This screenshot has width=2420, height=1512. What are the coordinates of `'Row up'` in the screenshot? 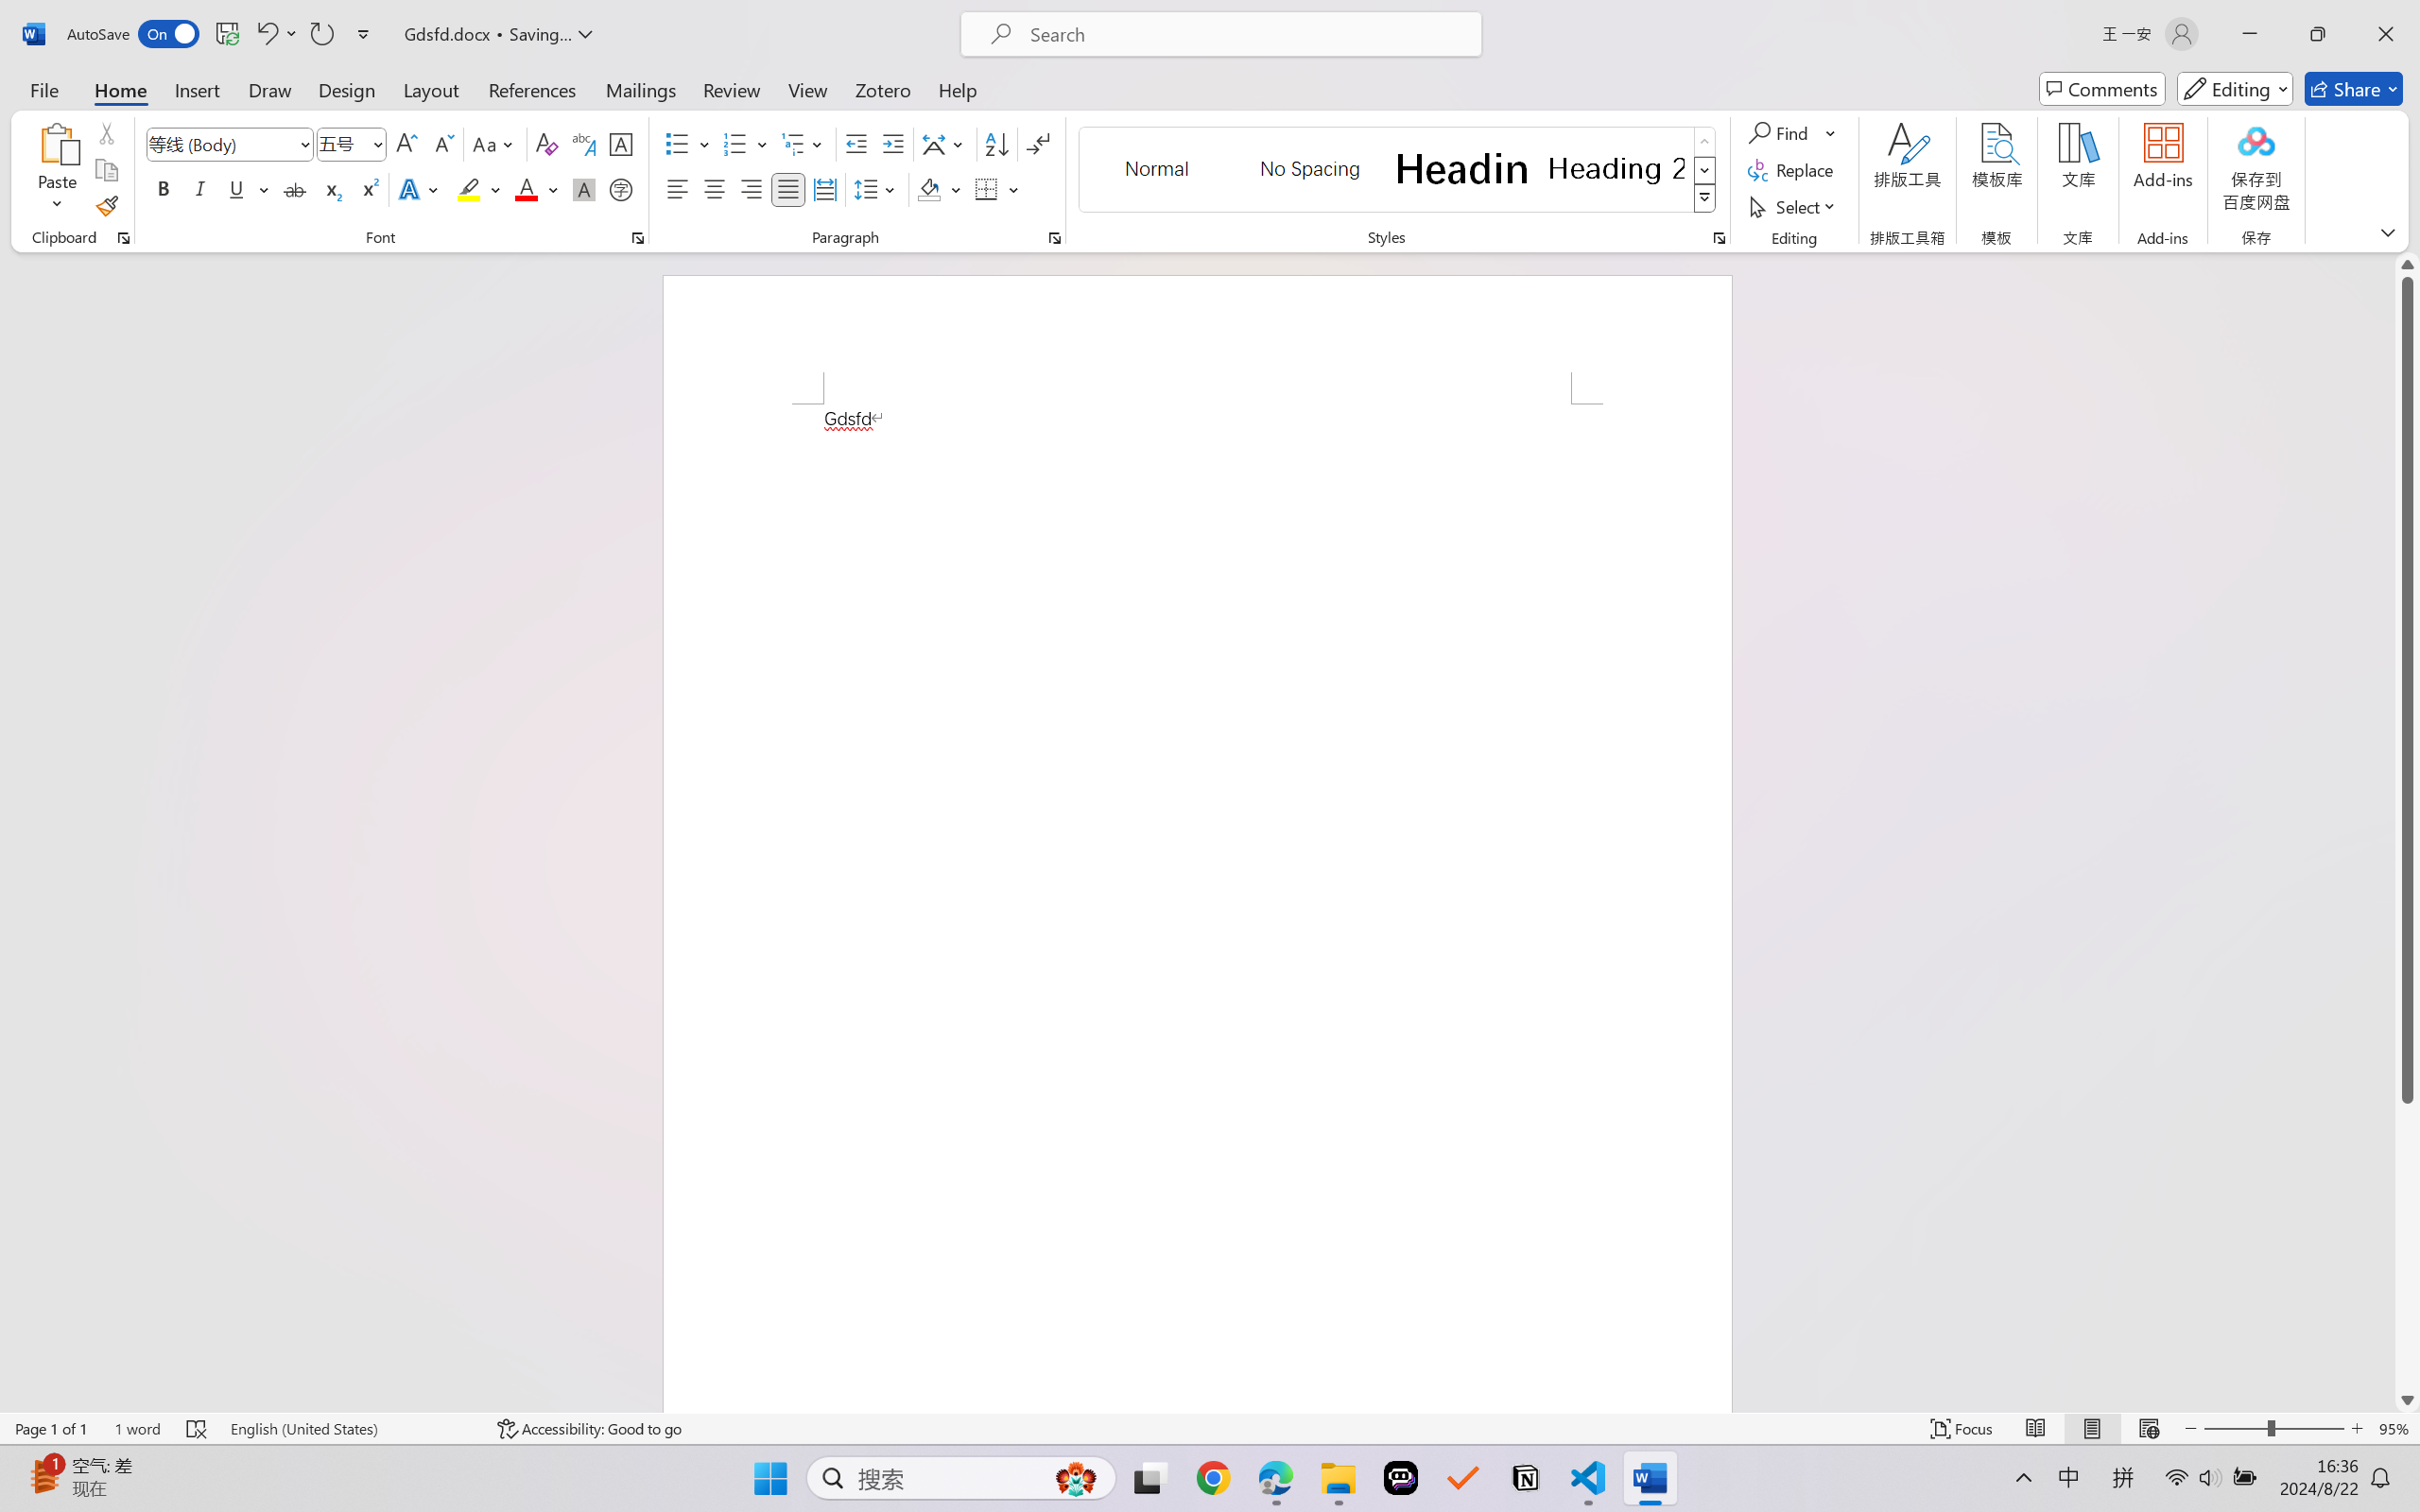 It's located at (1703, 141).